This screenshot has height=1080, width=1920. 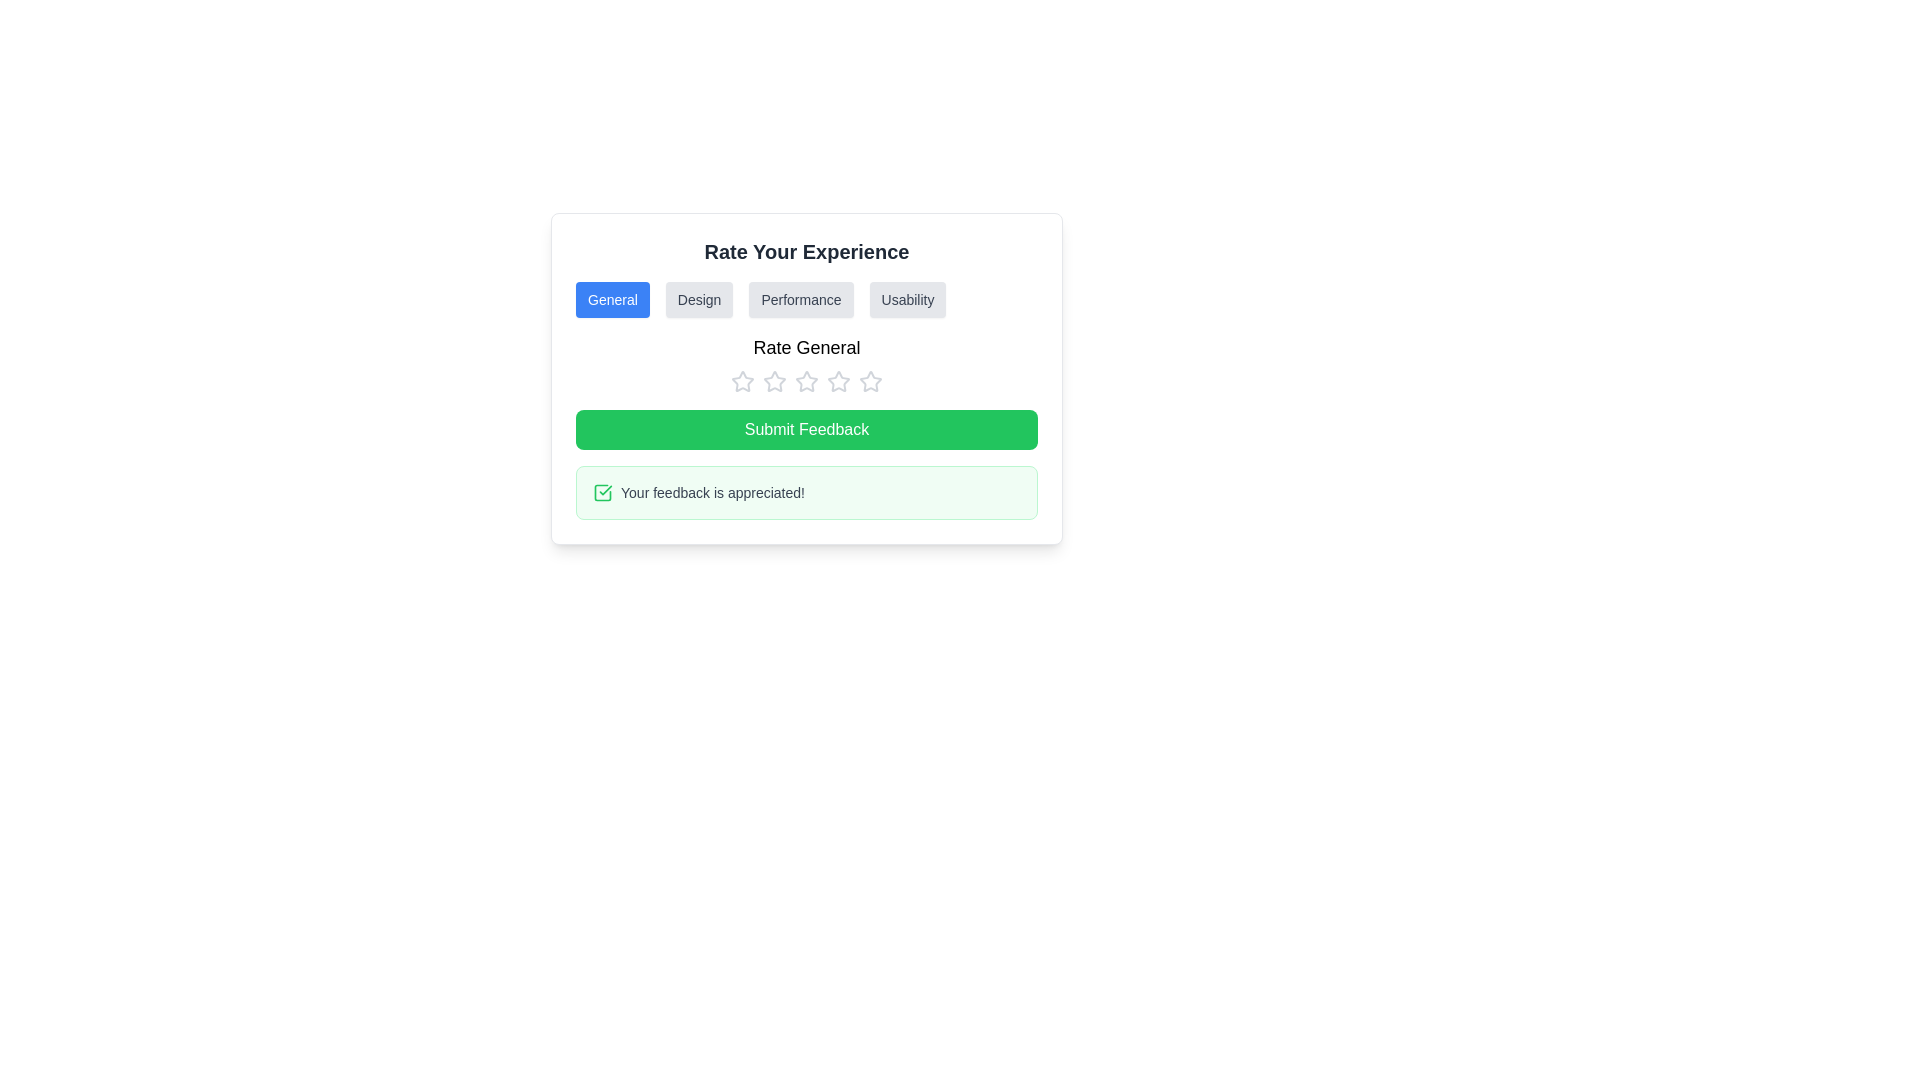 What do you see at coordinates (699, 300) in the screenshot?
I see `the 'Design' button, which has a gray background and is the second button in a horizontal group of four buttons` at bounding box center [699, 300].